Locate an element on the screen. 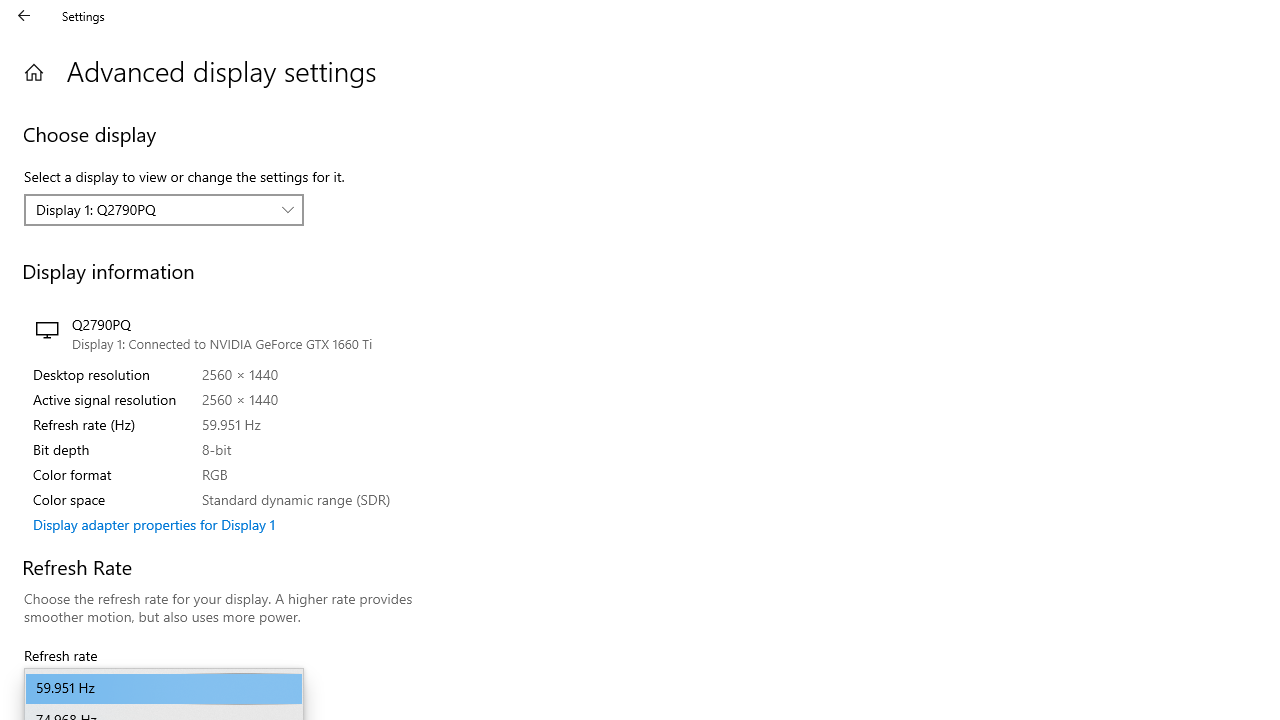 The image size is (1280, 720). 'Select a display to view or change the settings for it.' is located at coordinates (164, 209).